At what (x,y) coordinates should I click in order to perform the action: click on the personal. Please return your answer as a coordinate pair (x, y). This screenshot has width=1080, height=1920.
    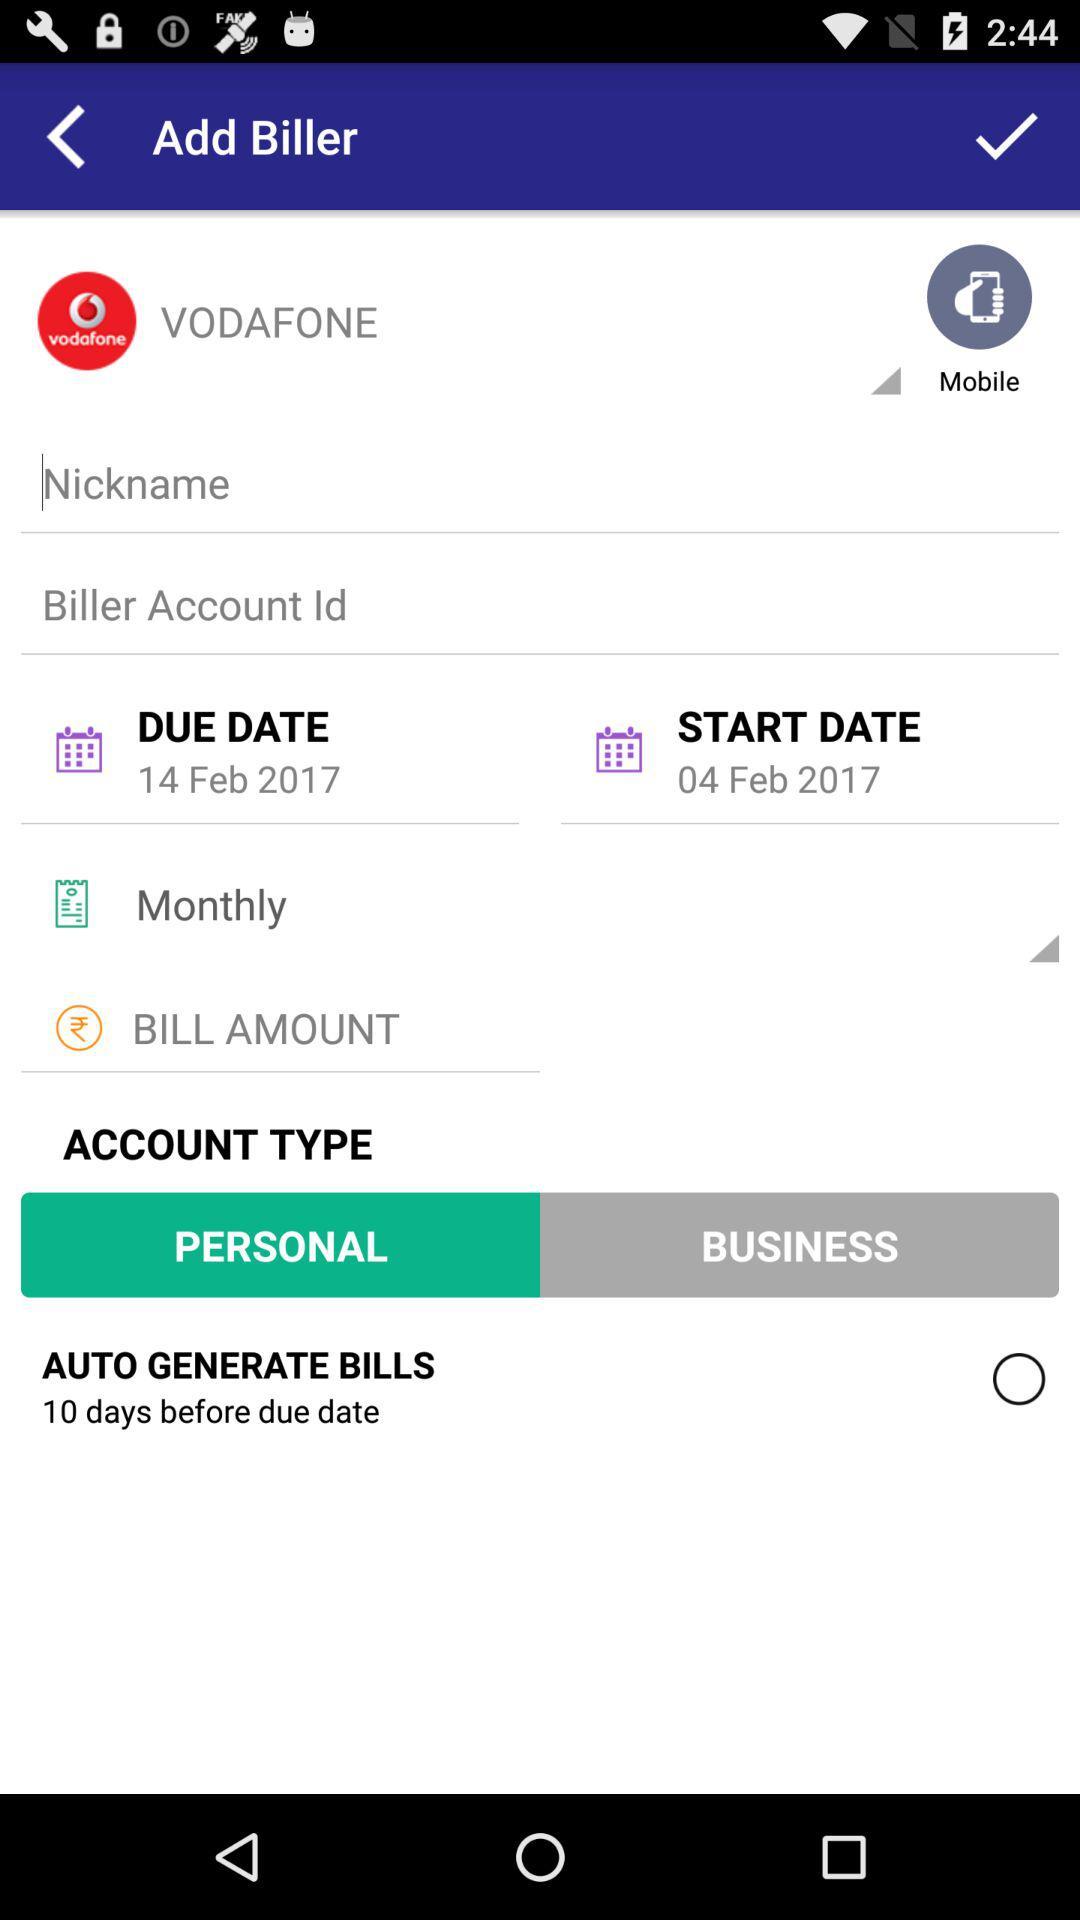
    Looking at the image, I should click on (280, 1243).